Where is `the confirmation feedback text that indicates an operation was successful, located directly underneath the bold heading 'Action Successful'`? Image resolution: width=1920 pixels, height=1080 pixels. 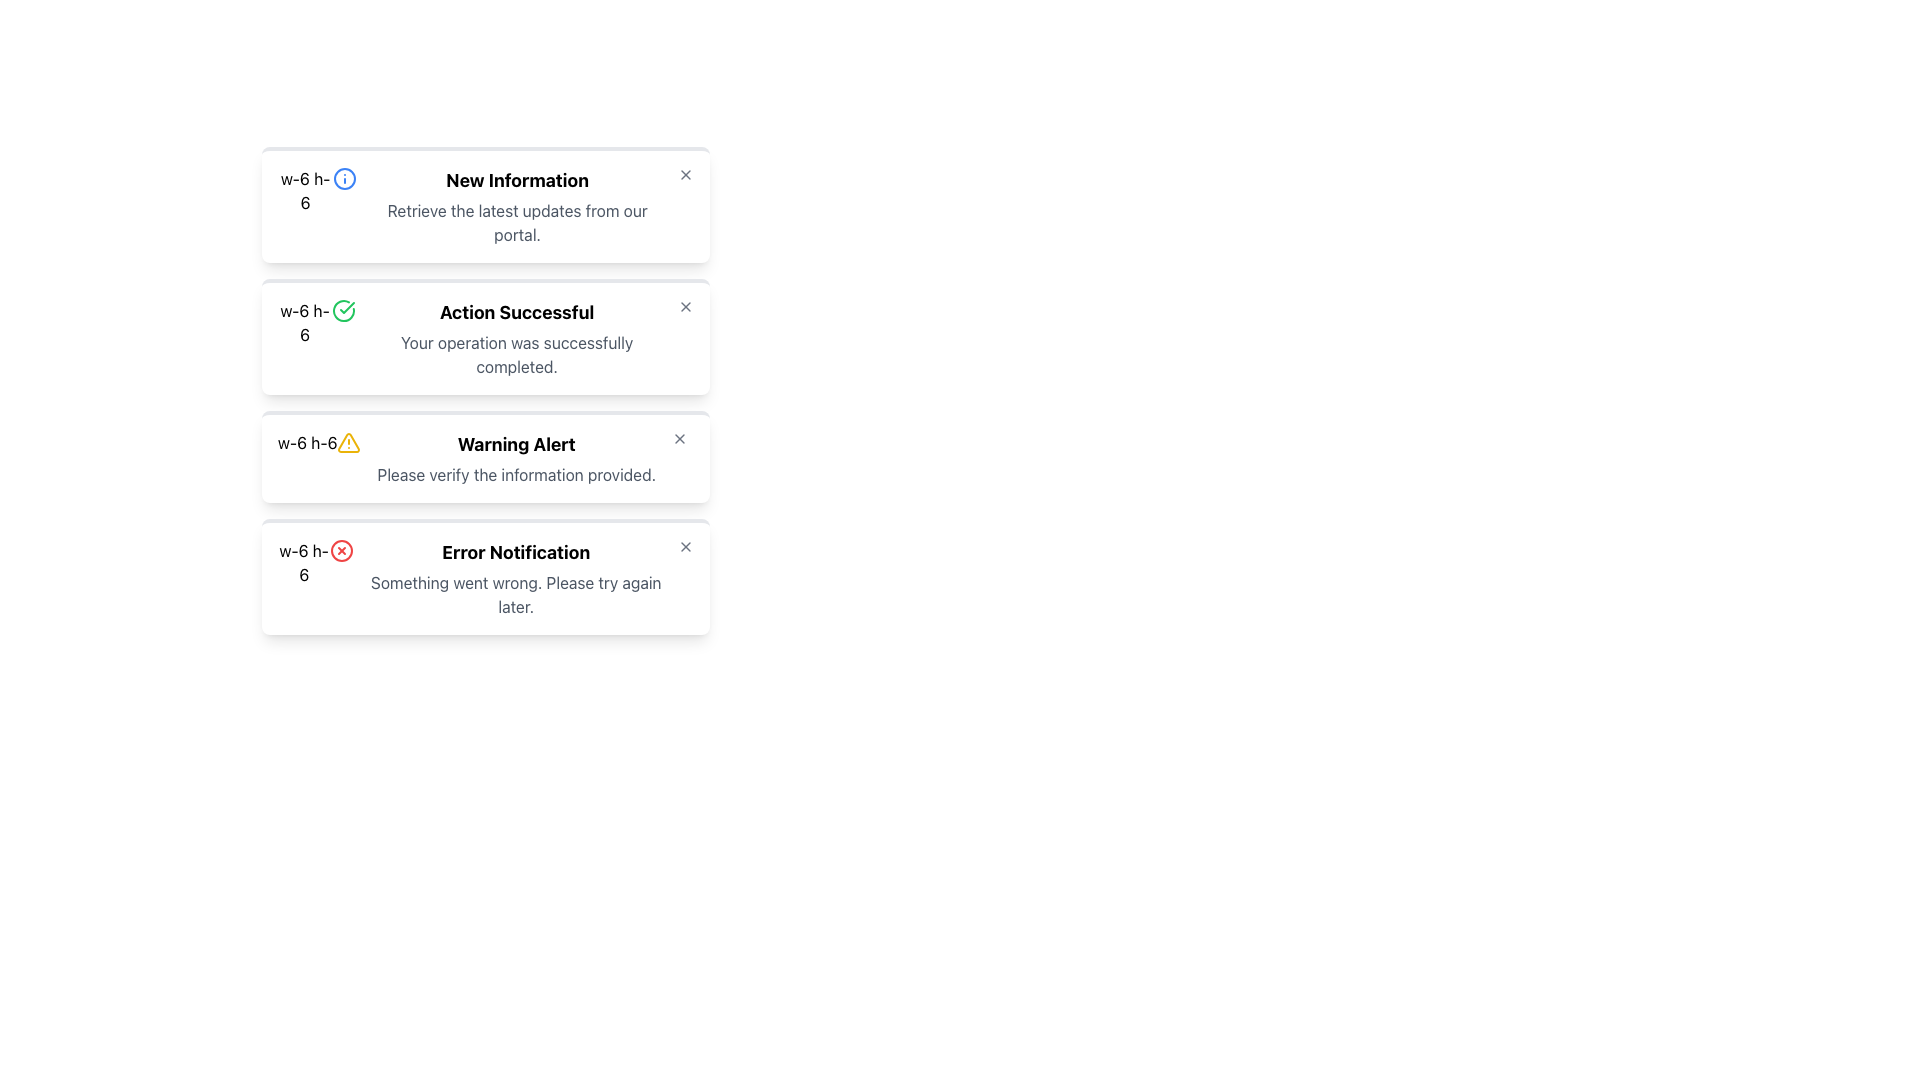 the confirmation feedback text that indicates an operation was successful, located directly underneath the bold heading 'Action Successful' is located at coordinates (517, 353).